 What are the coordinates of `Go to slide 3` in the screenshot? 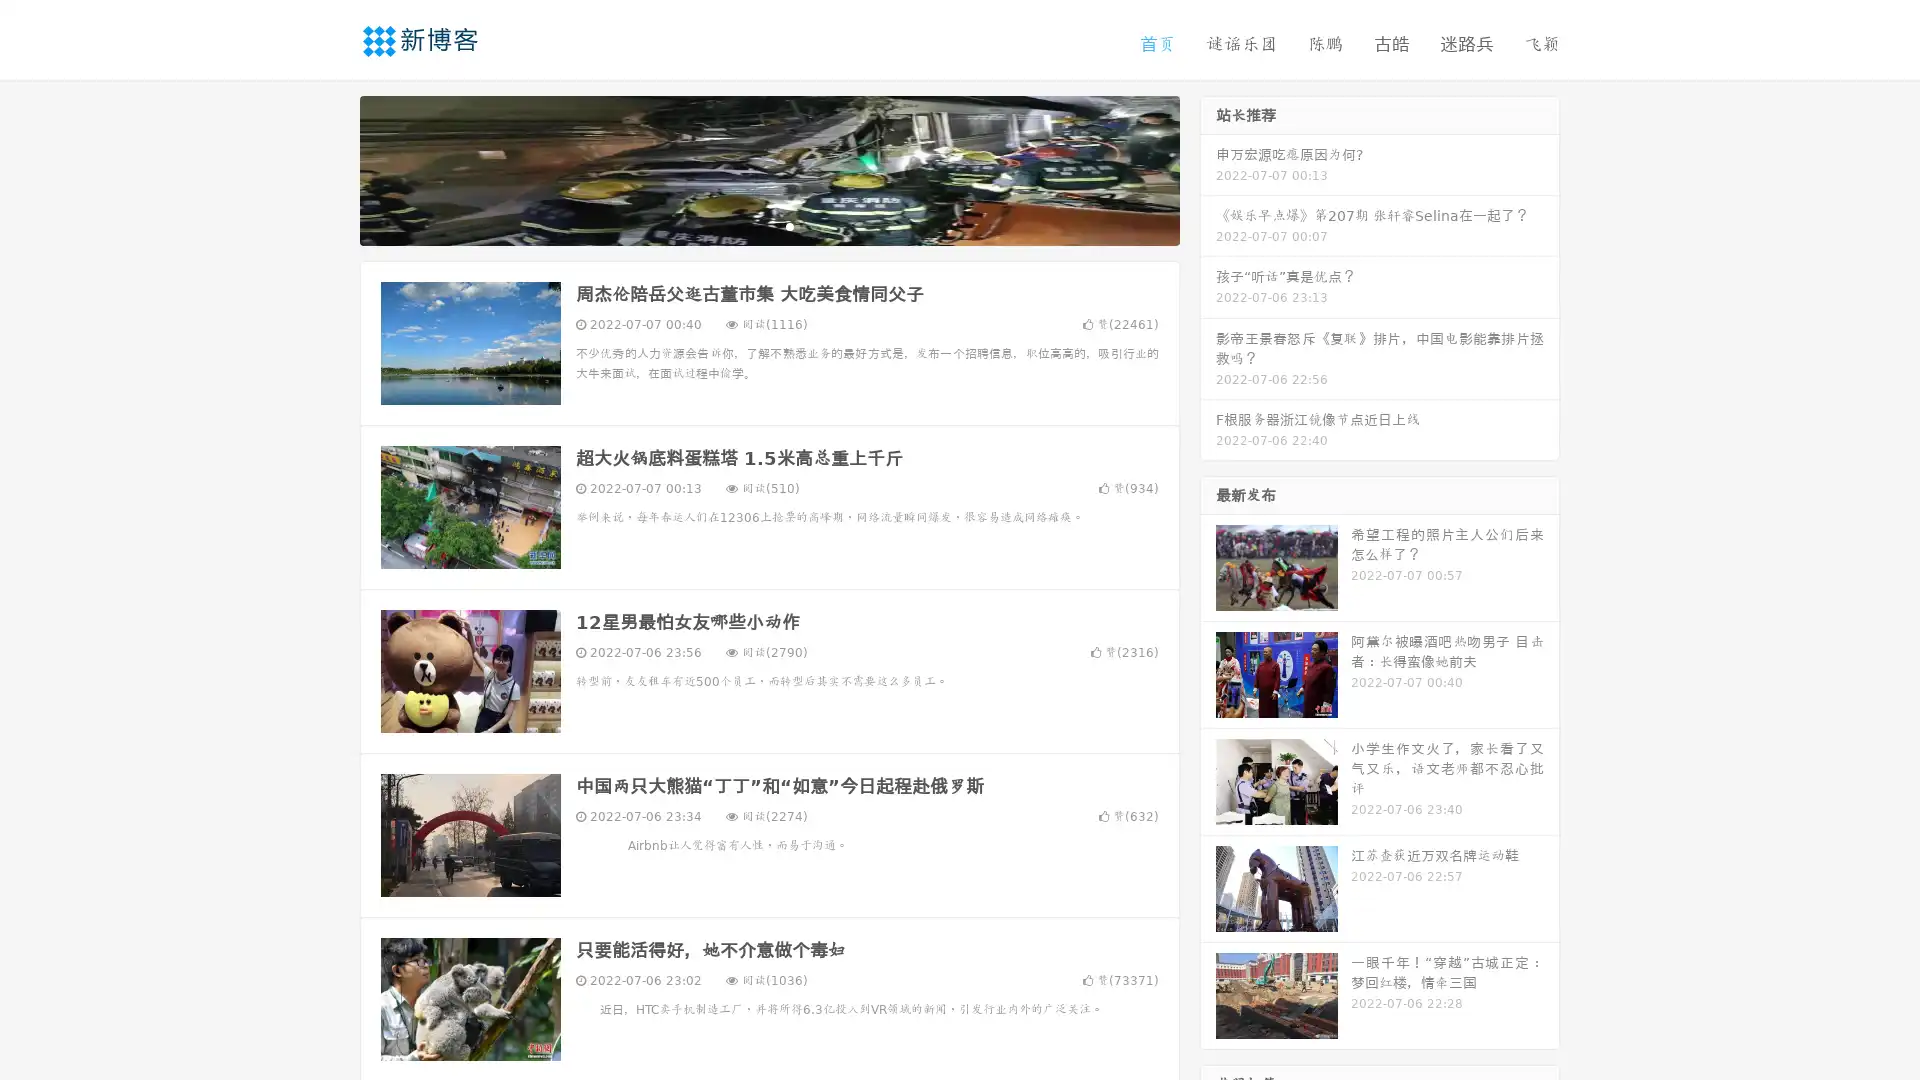 It's located at (789, 225).